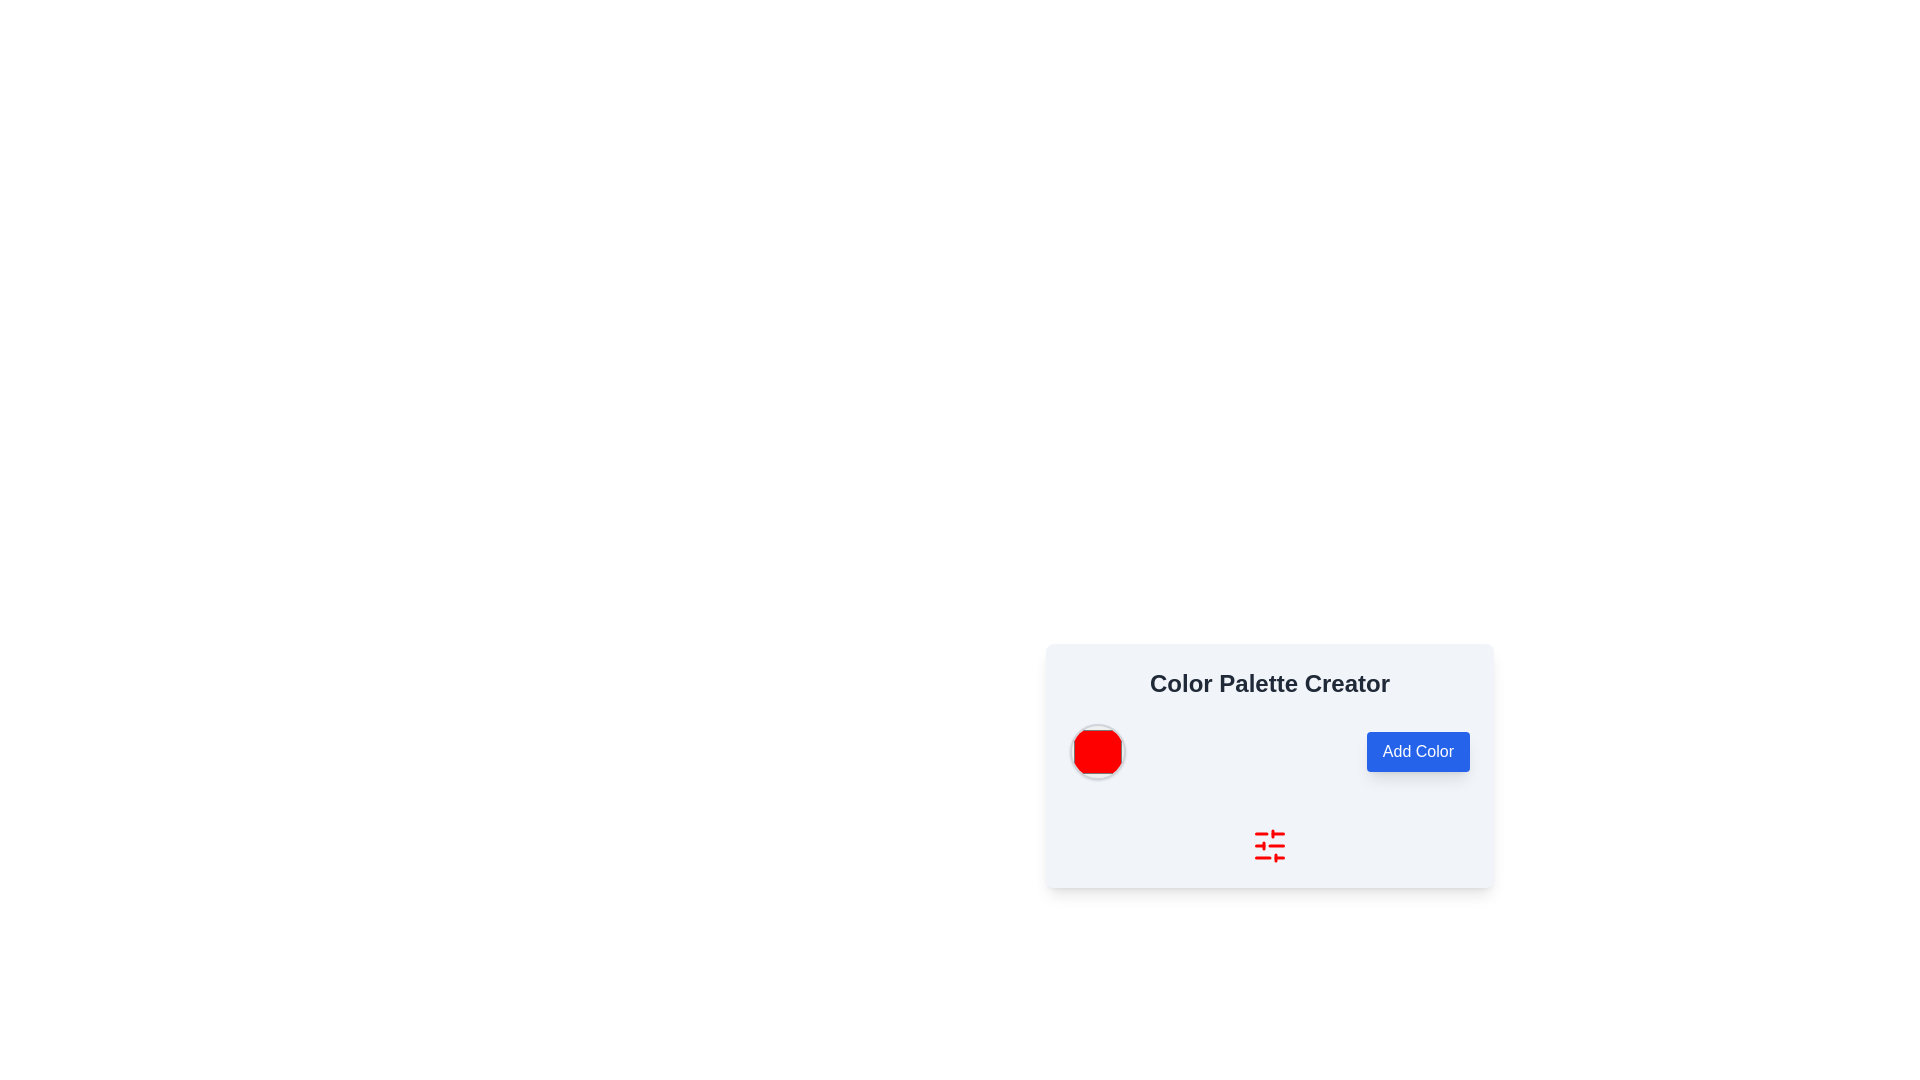 This screenshot has width=1920, height=1080. I want to click on the circular Color Picker or Selector Button with a red fill color, so click(1097, 752).